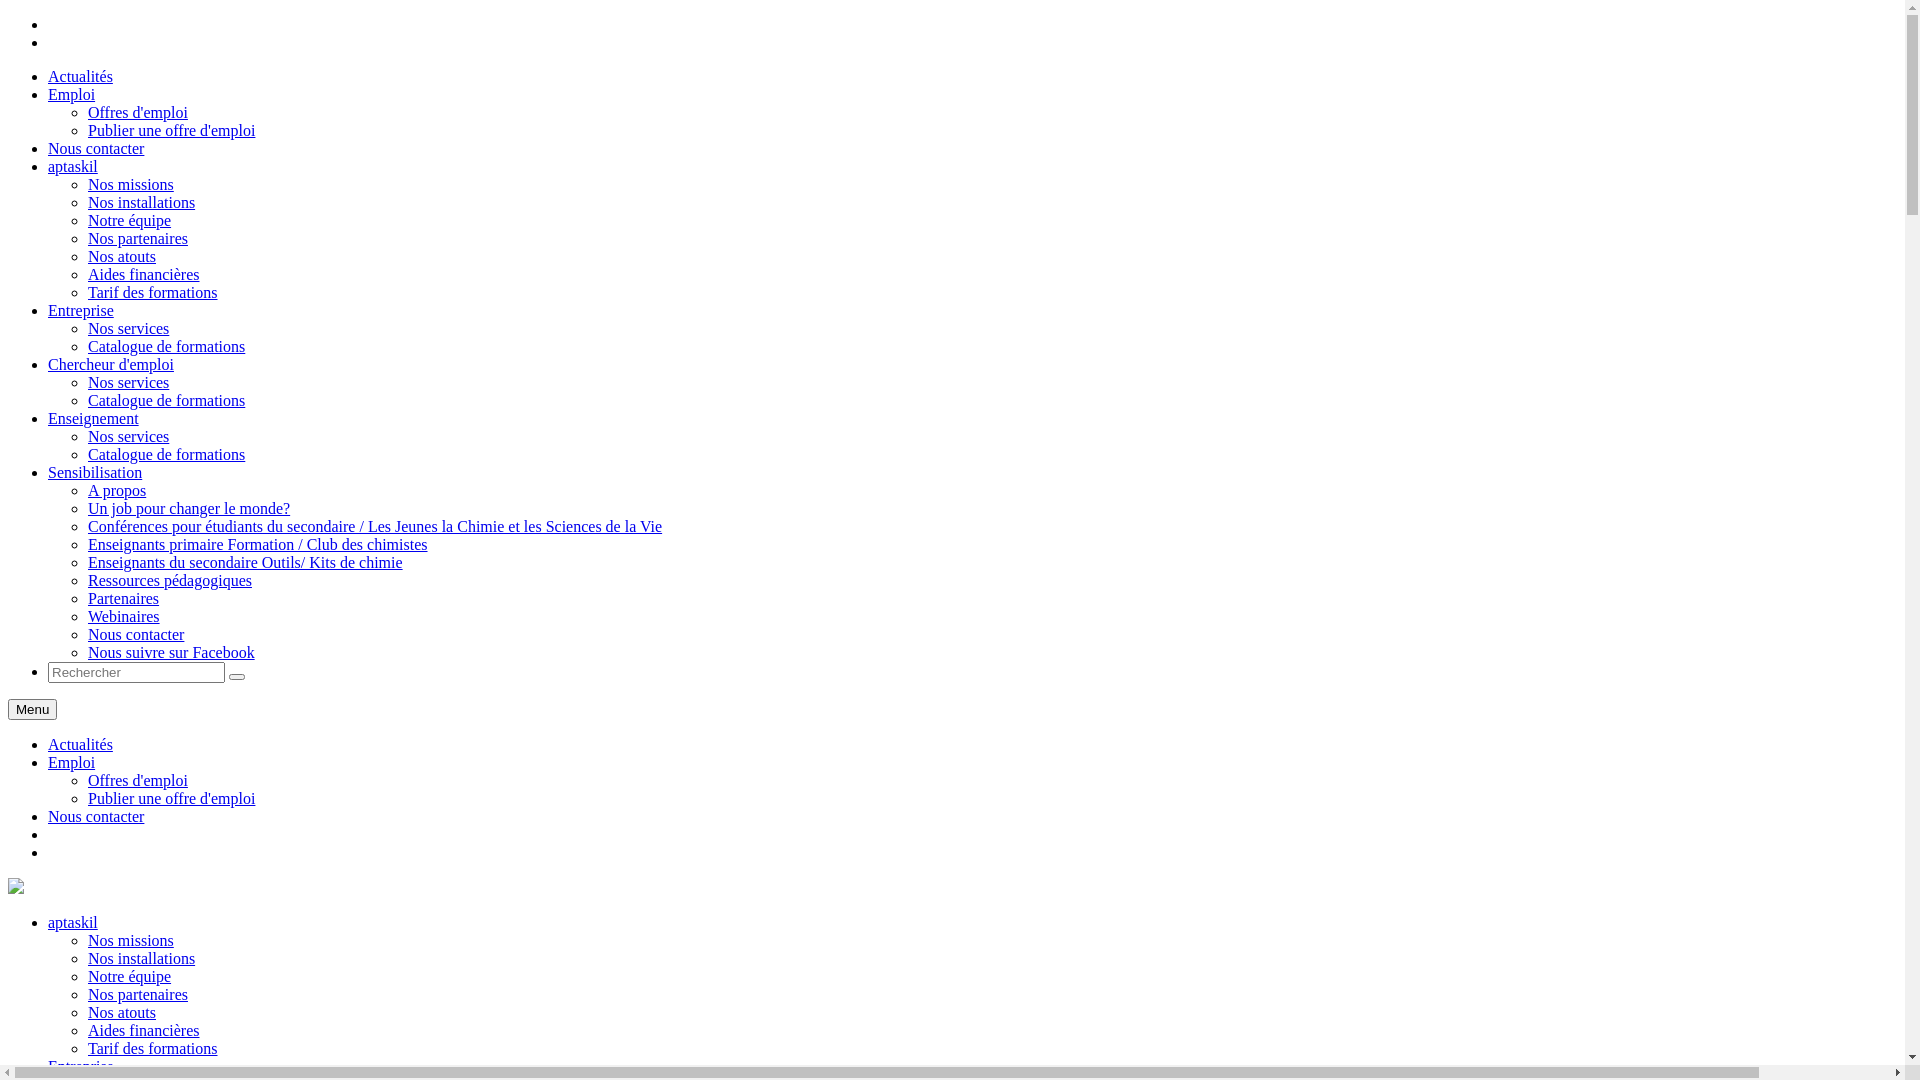  Describe the element at coordinates (127, 327) in the screenshot. I see `'Nos services'` at that location.